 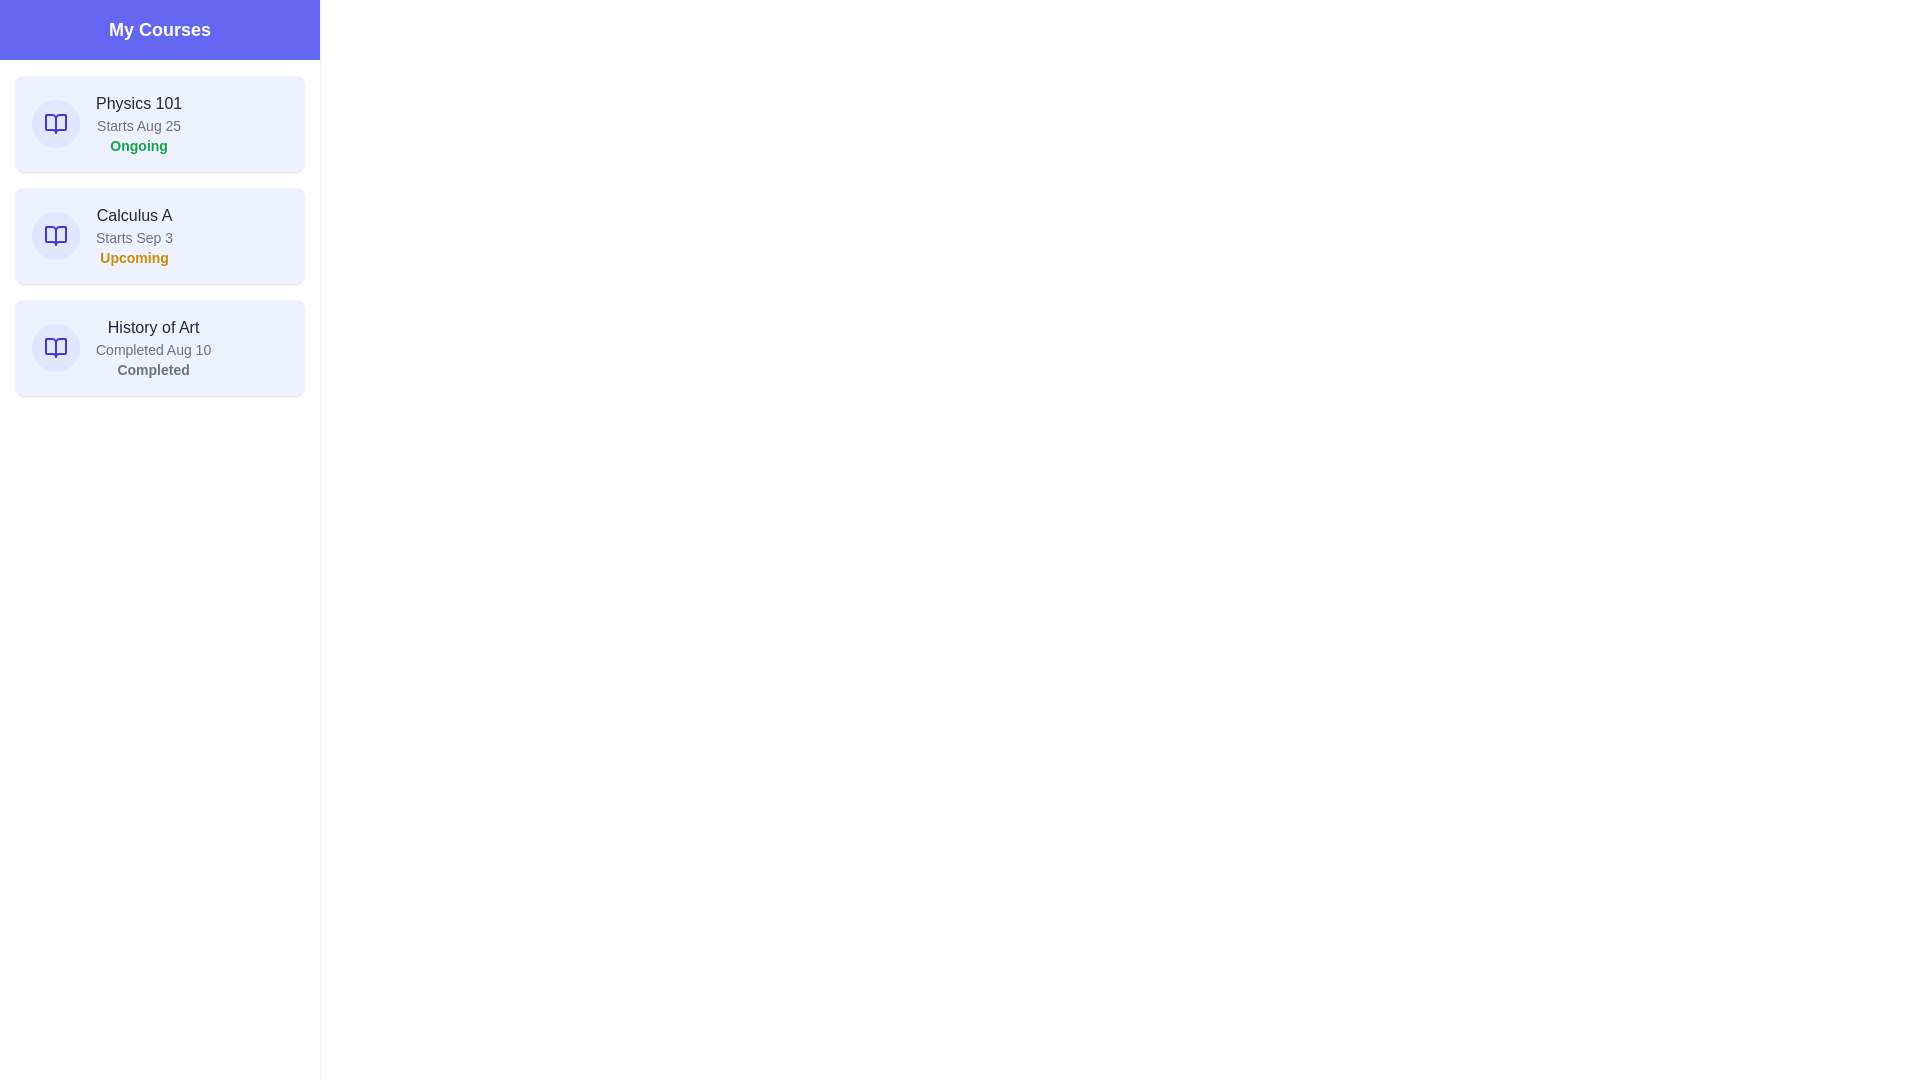 I want to click on button in the top-left corner to toggle the drawer, so click(x=39, y=39).